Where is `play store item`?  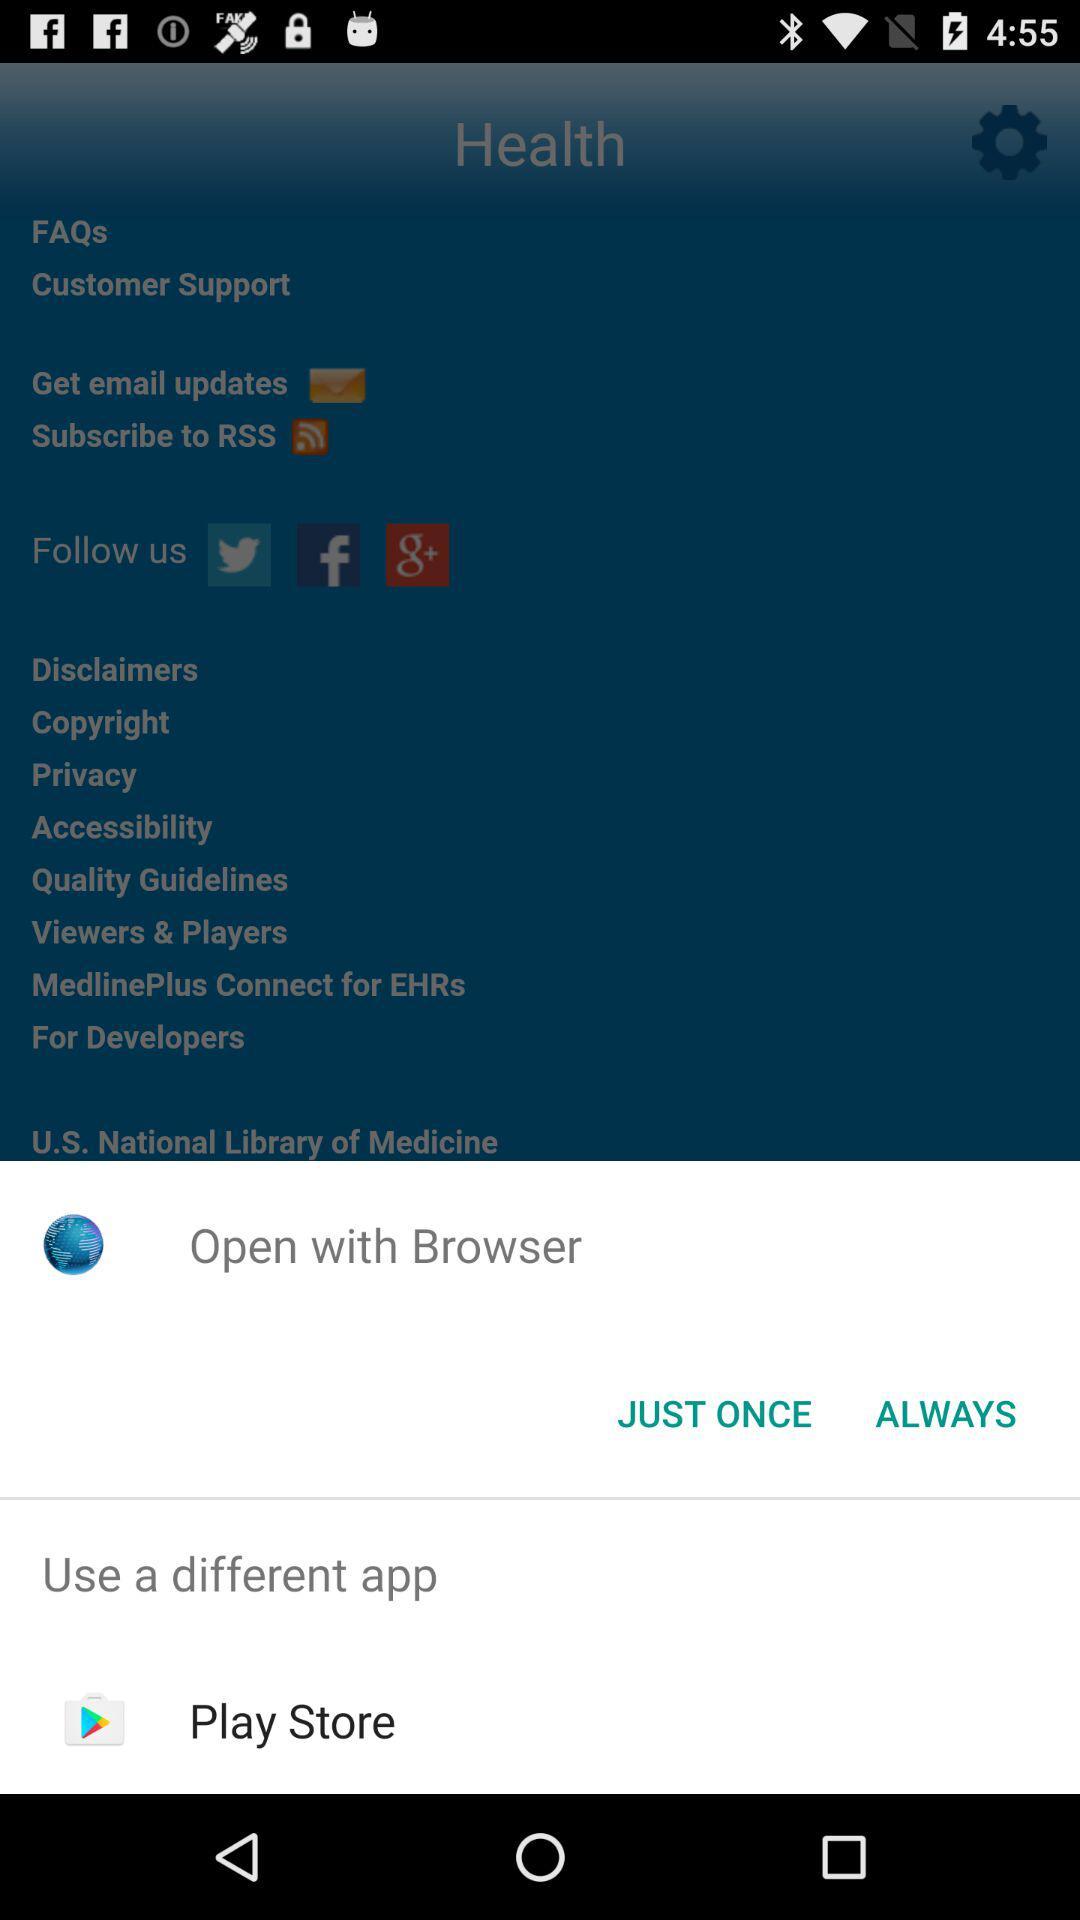
play store item is located at coordinates (292, 1719).